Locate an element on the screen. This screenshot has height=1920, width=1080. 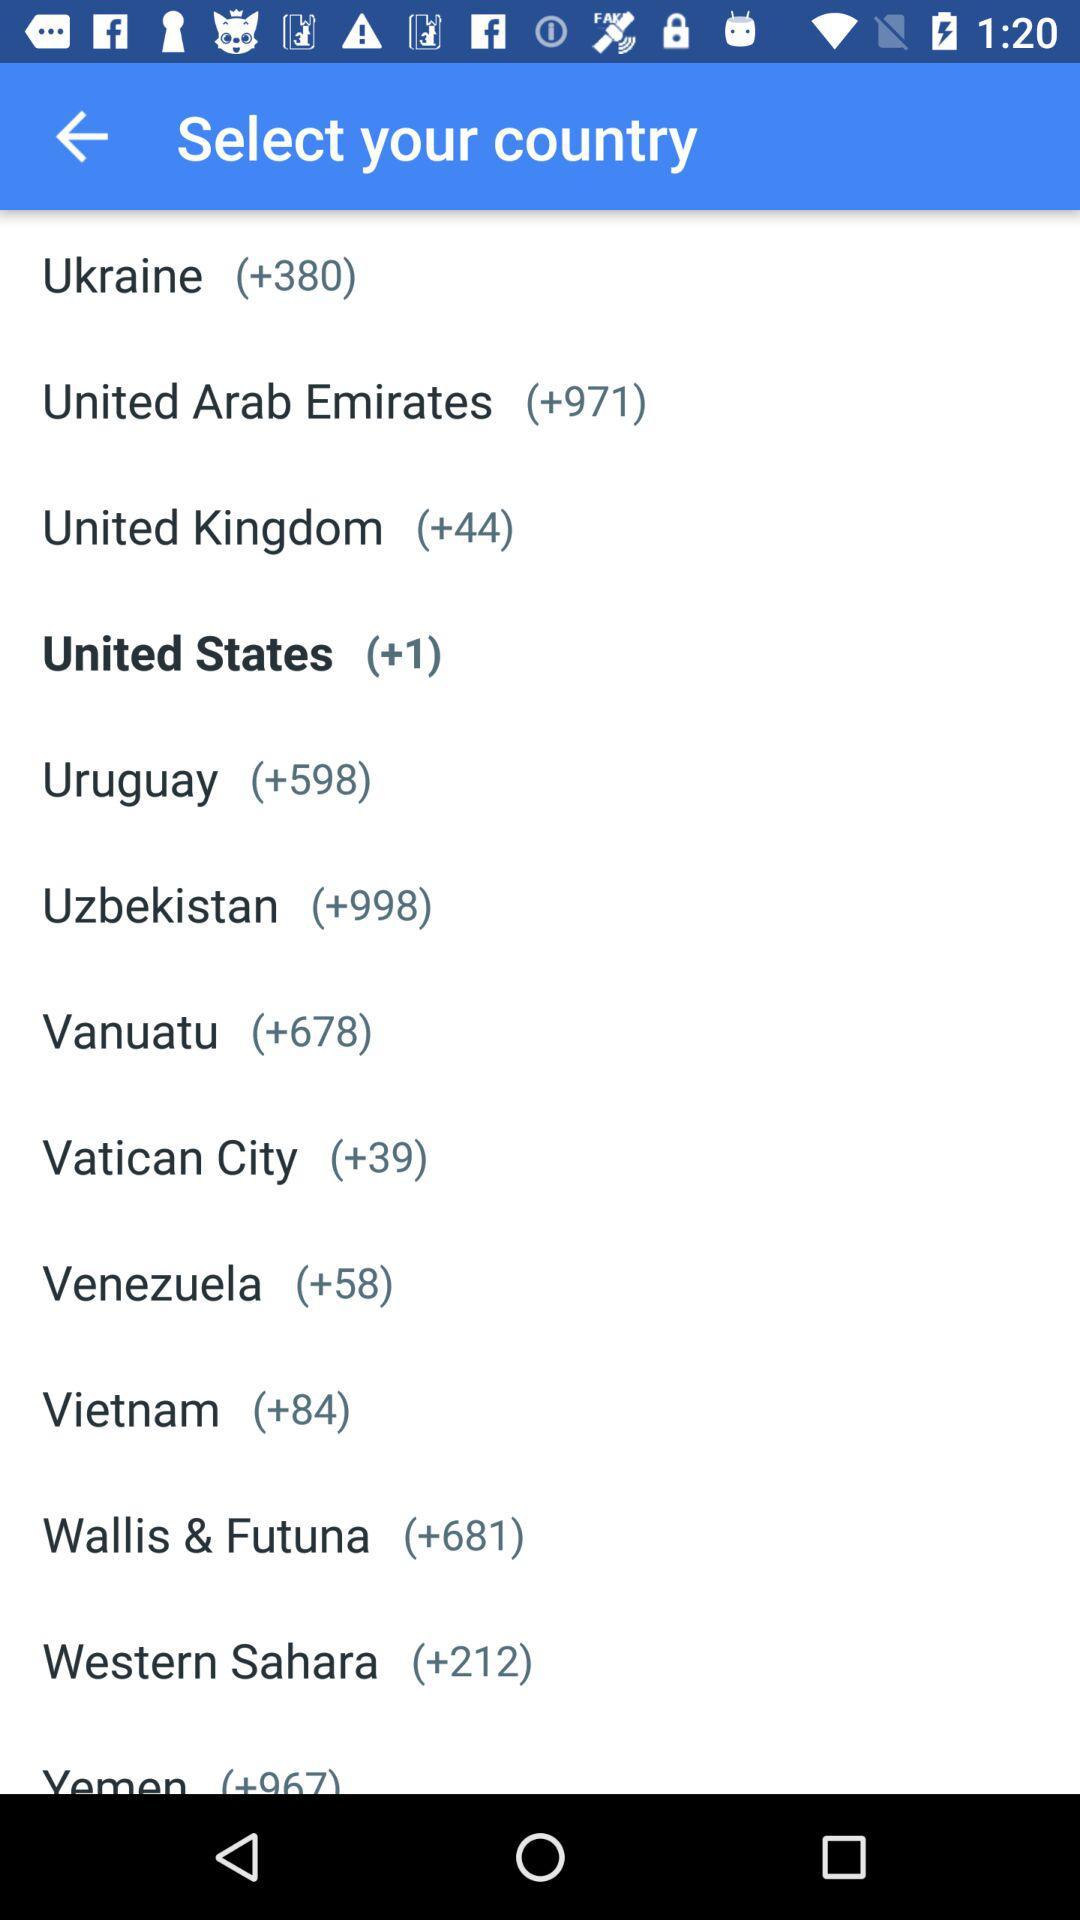
item to the left of the select your country app is located at coordinates (80, 135).